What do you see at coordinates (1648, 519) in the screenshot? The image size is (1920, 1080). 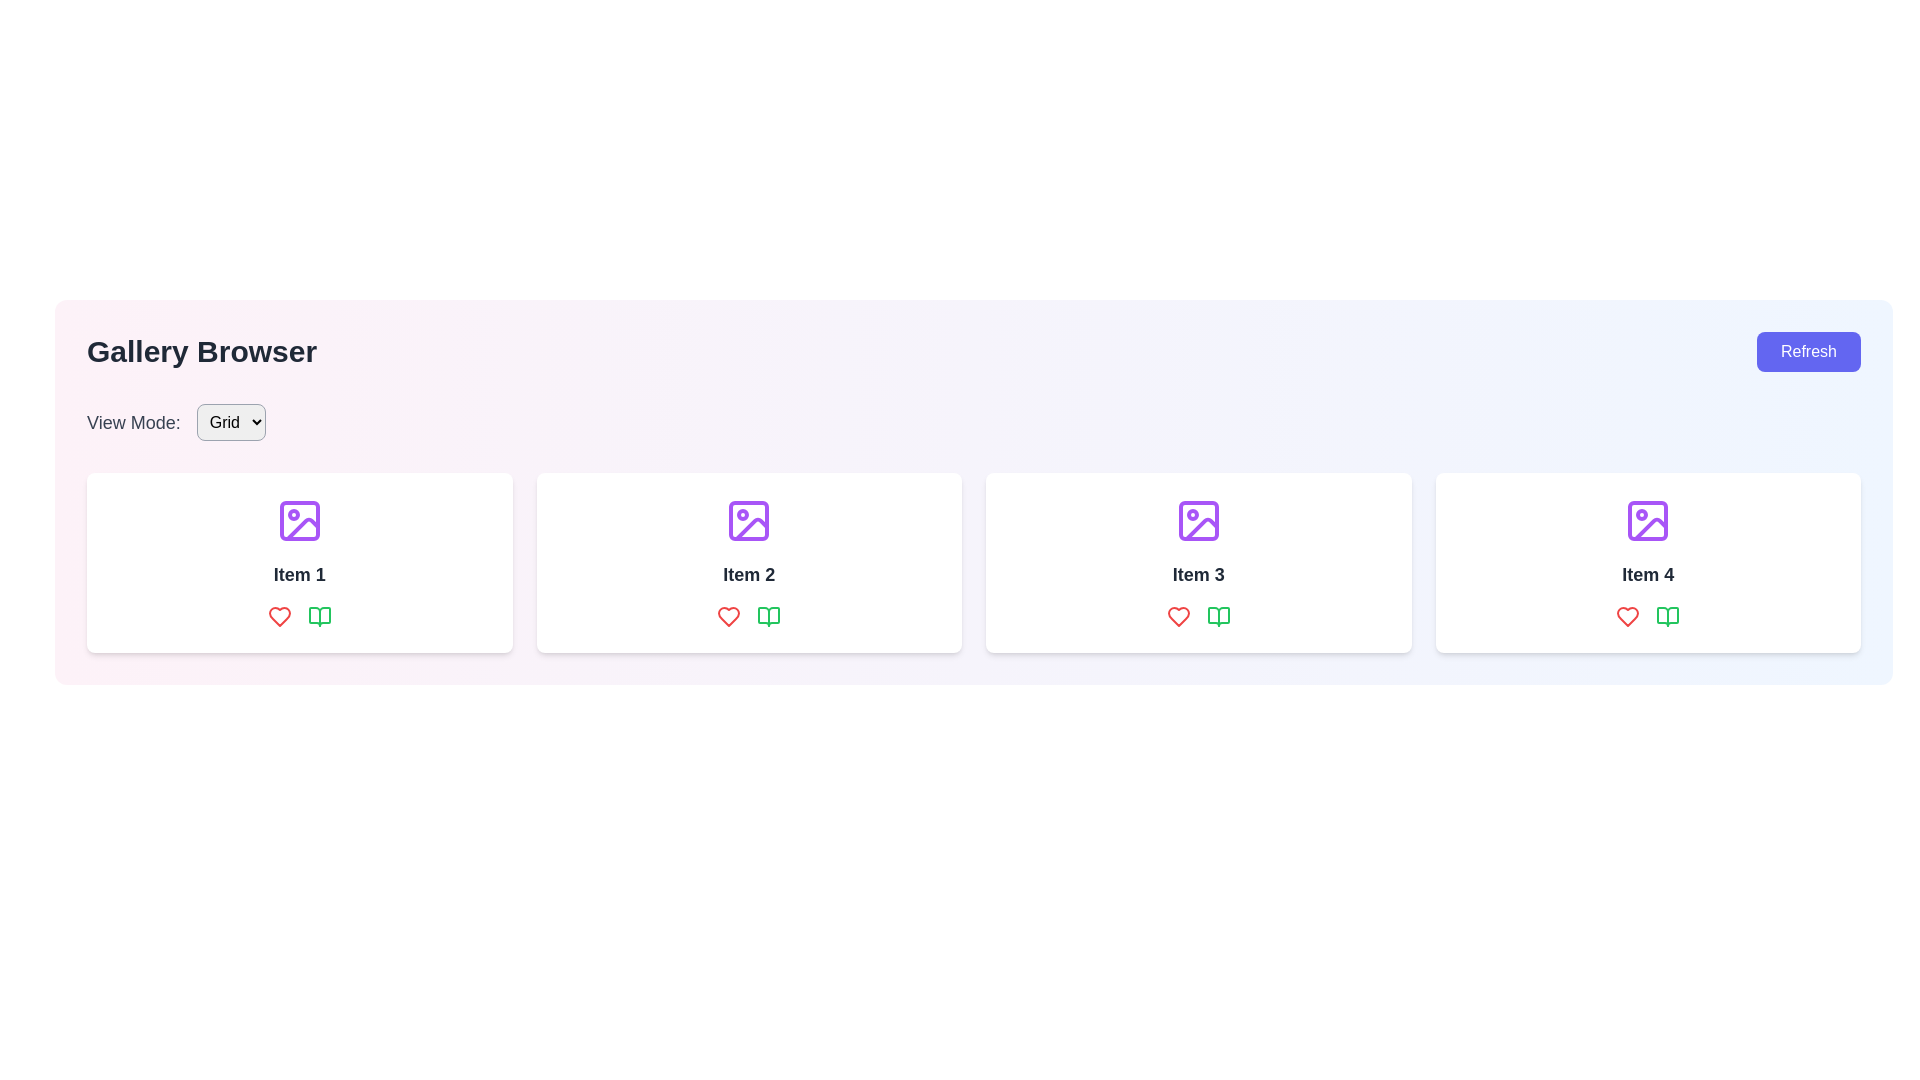 I see `rectangular graphical component that enhances the visual representation of the purple image icon, located at the center of the fourth gallery item card for debugging purposes` at bounding box center [1648, 519].